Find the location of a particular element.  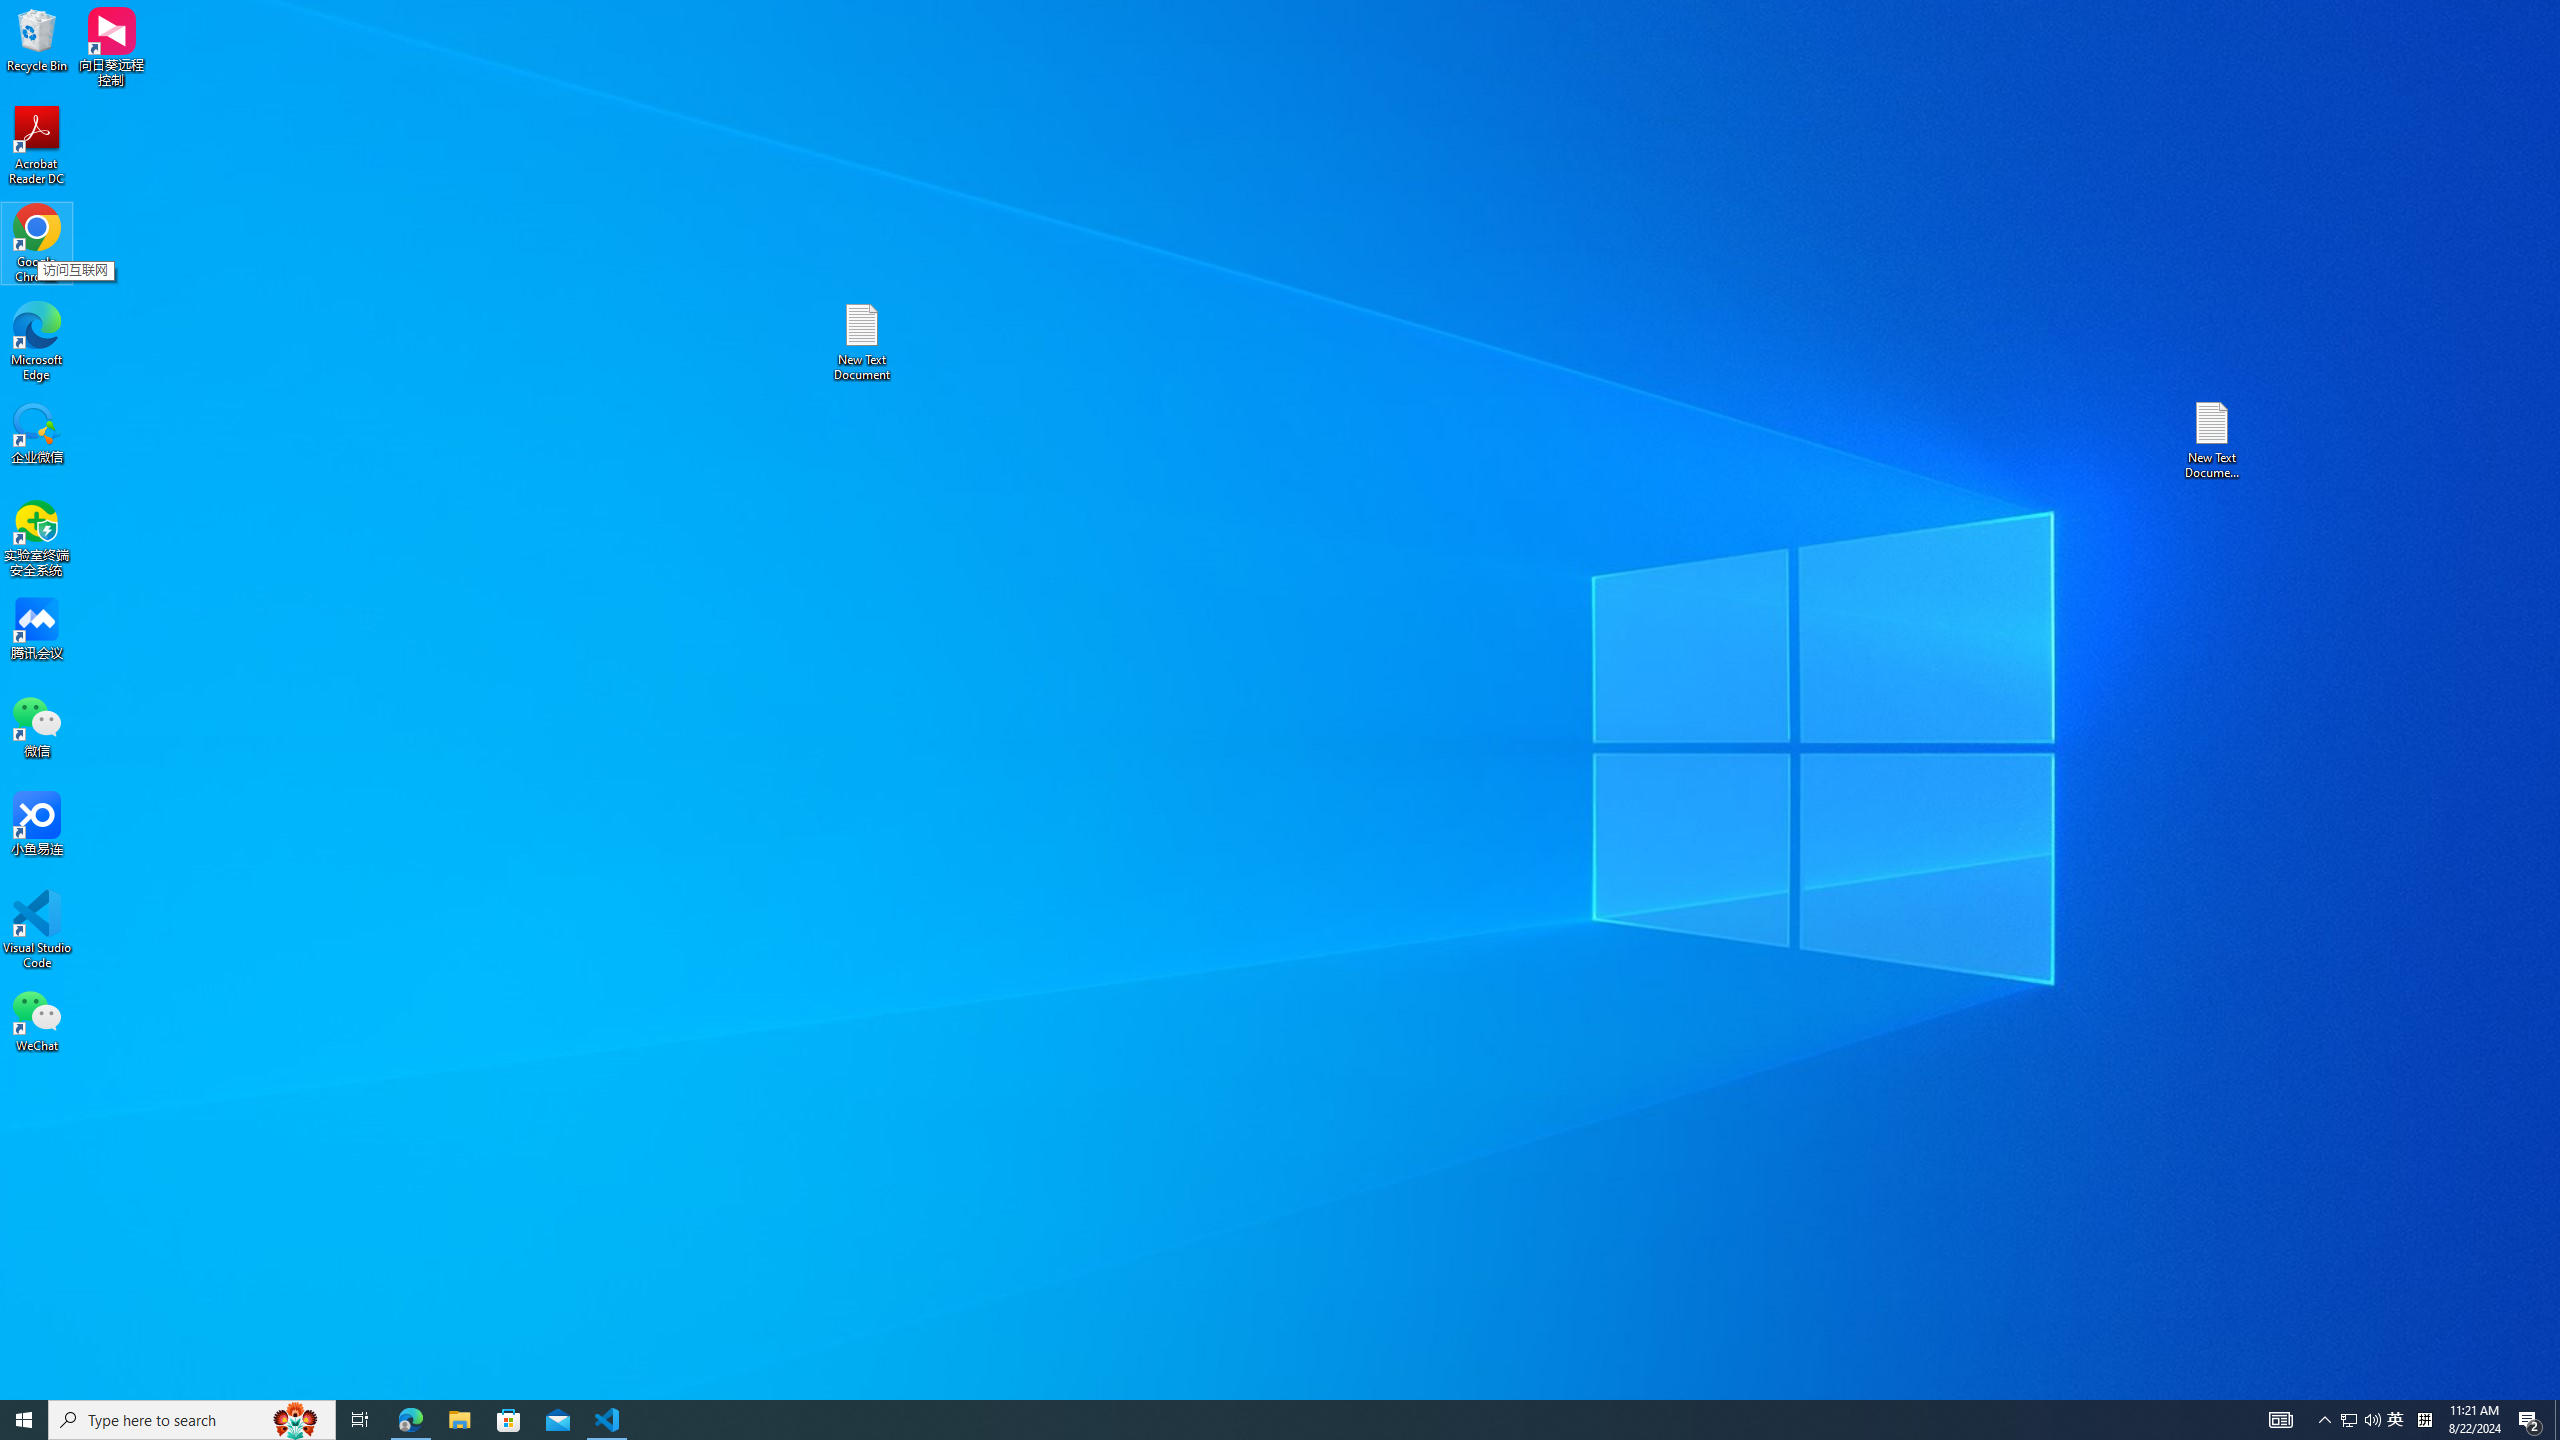

'Search highlights icon opens search home window' is located at coordinates (294, 1418).